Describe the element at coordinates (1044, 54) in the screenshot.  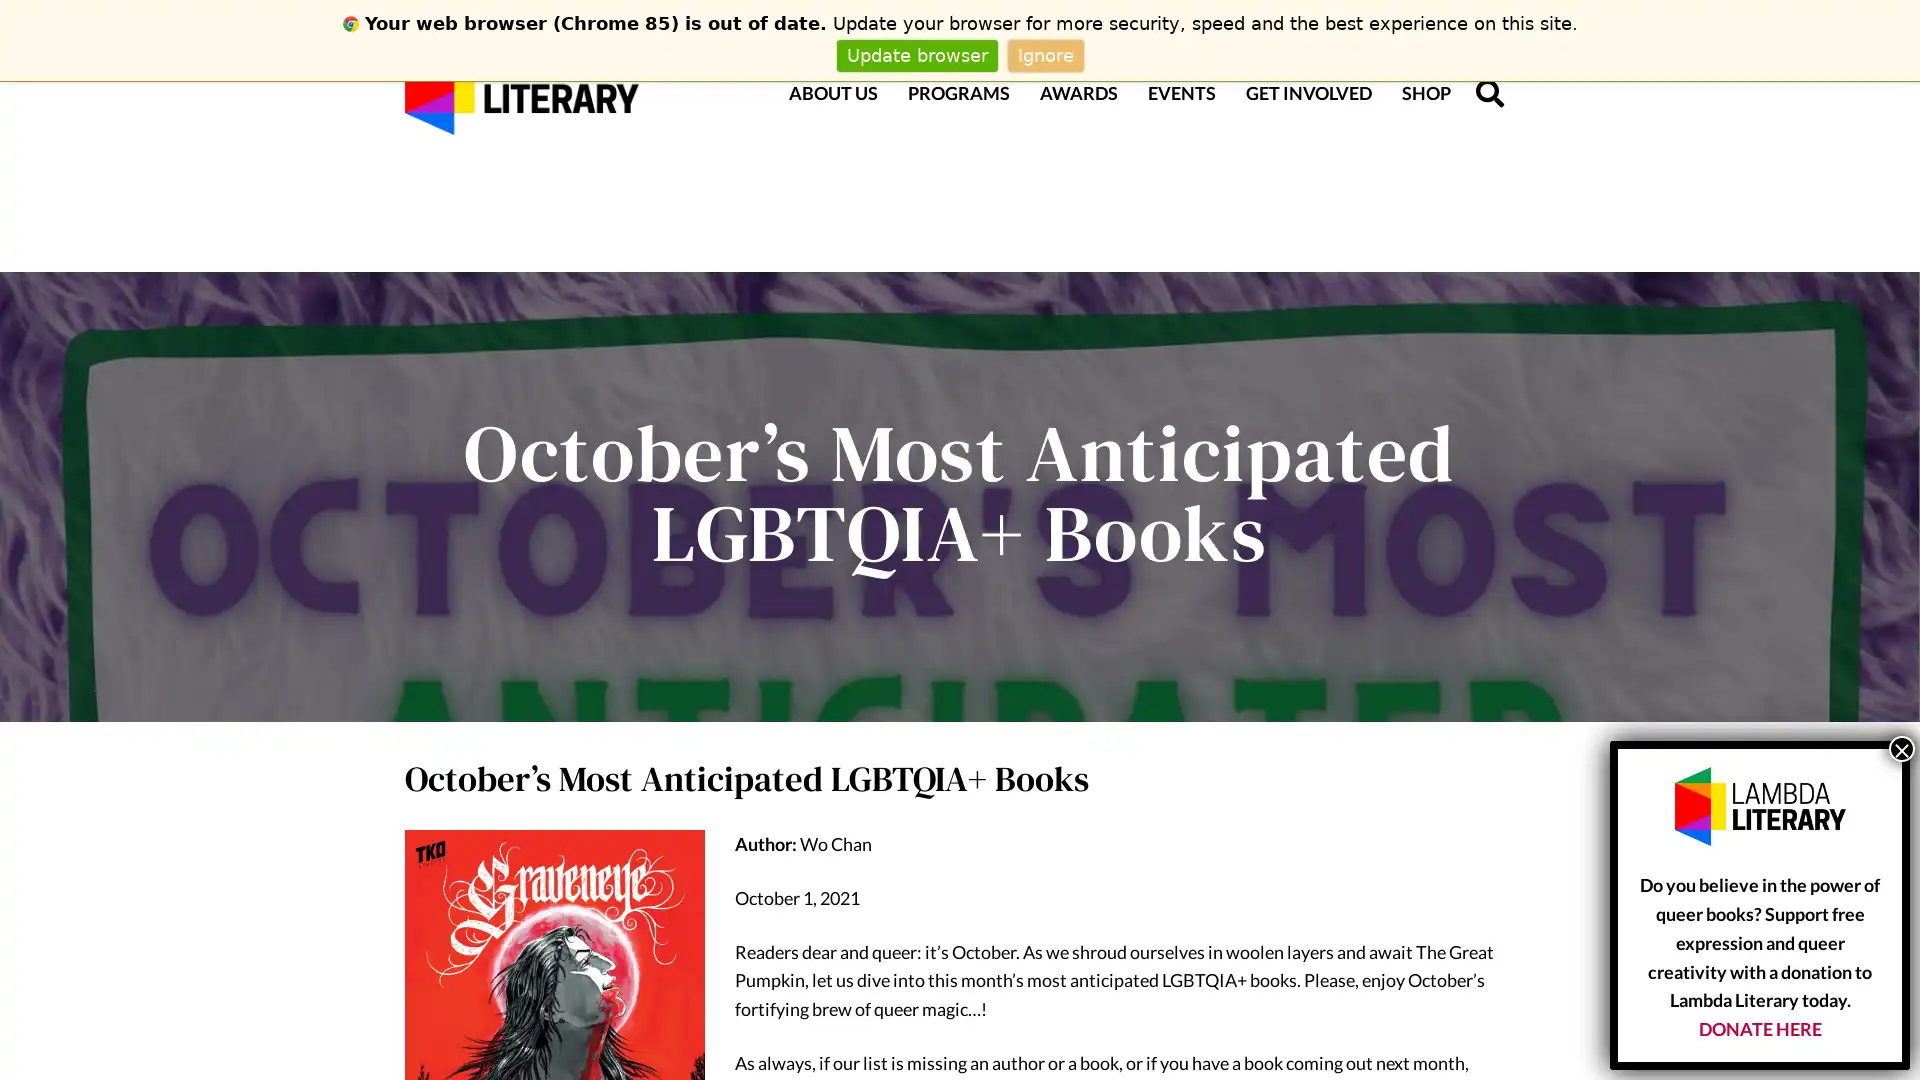
I see `Ignore` at that location.